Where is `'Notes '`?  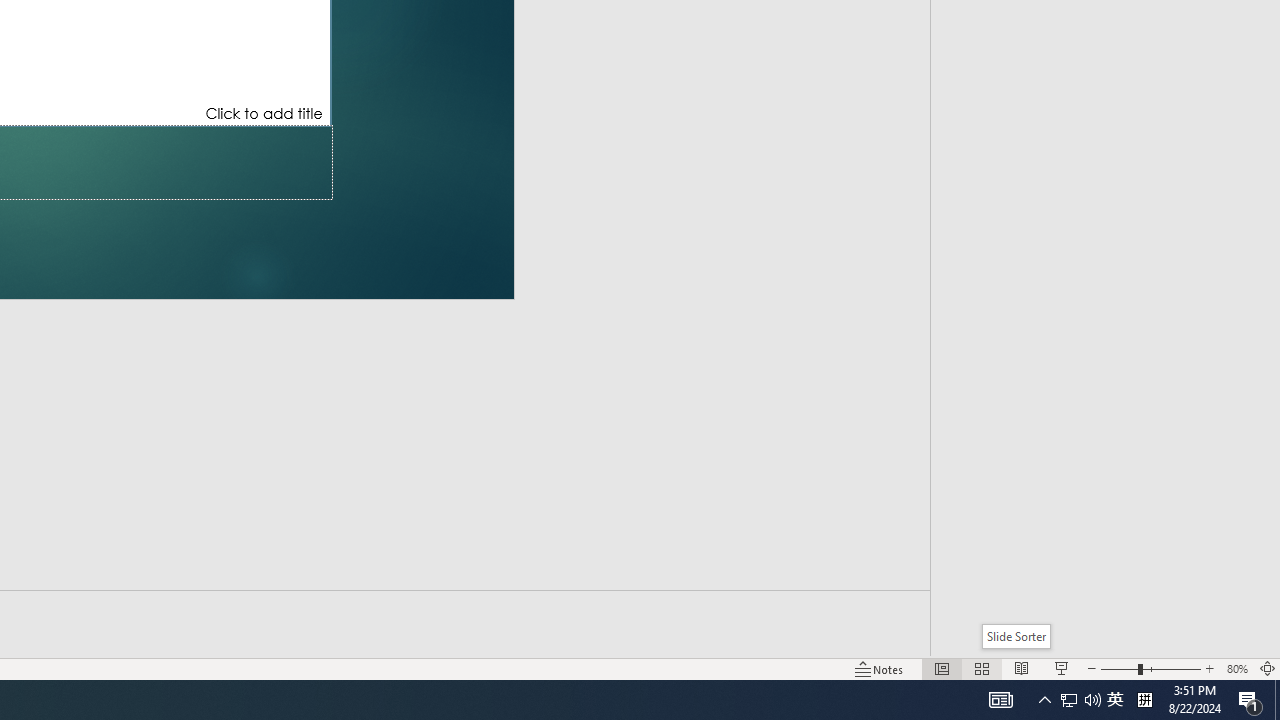 'Notes ' is located at coordinates (879, 669).